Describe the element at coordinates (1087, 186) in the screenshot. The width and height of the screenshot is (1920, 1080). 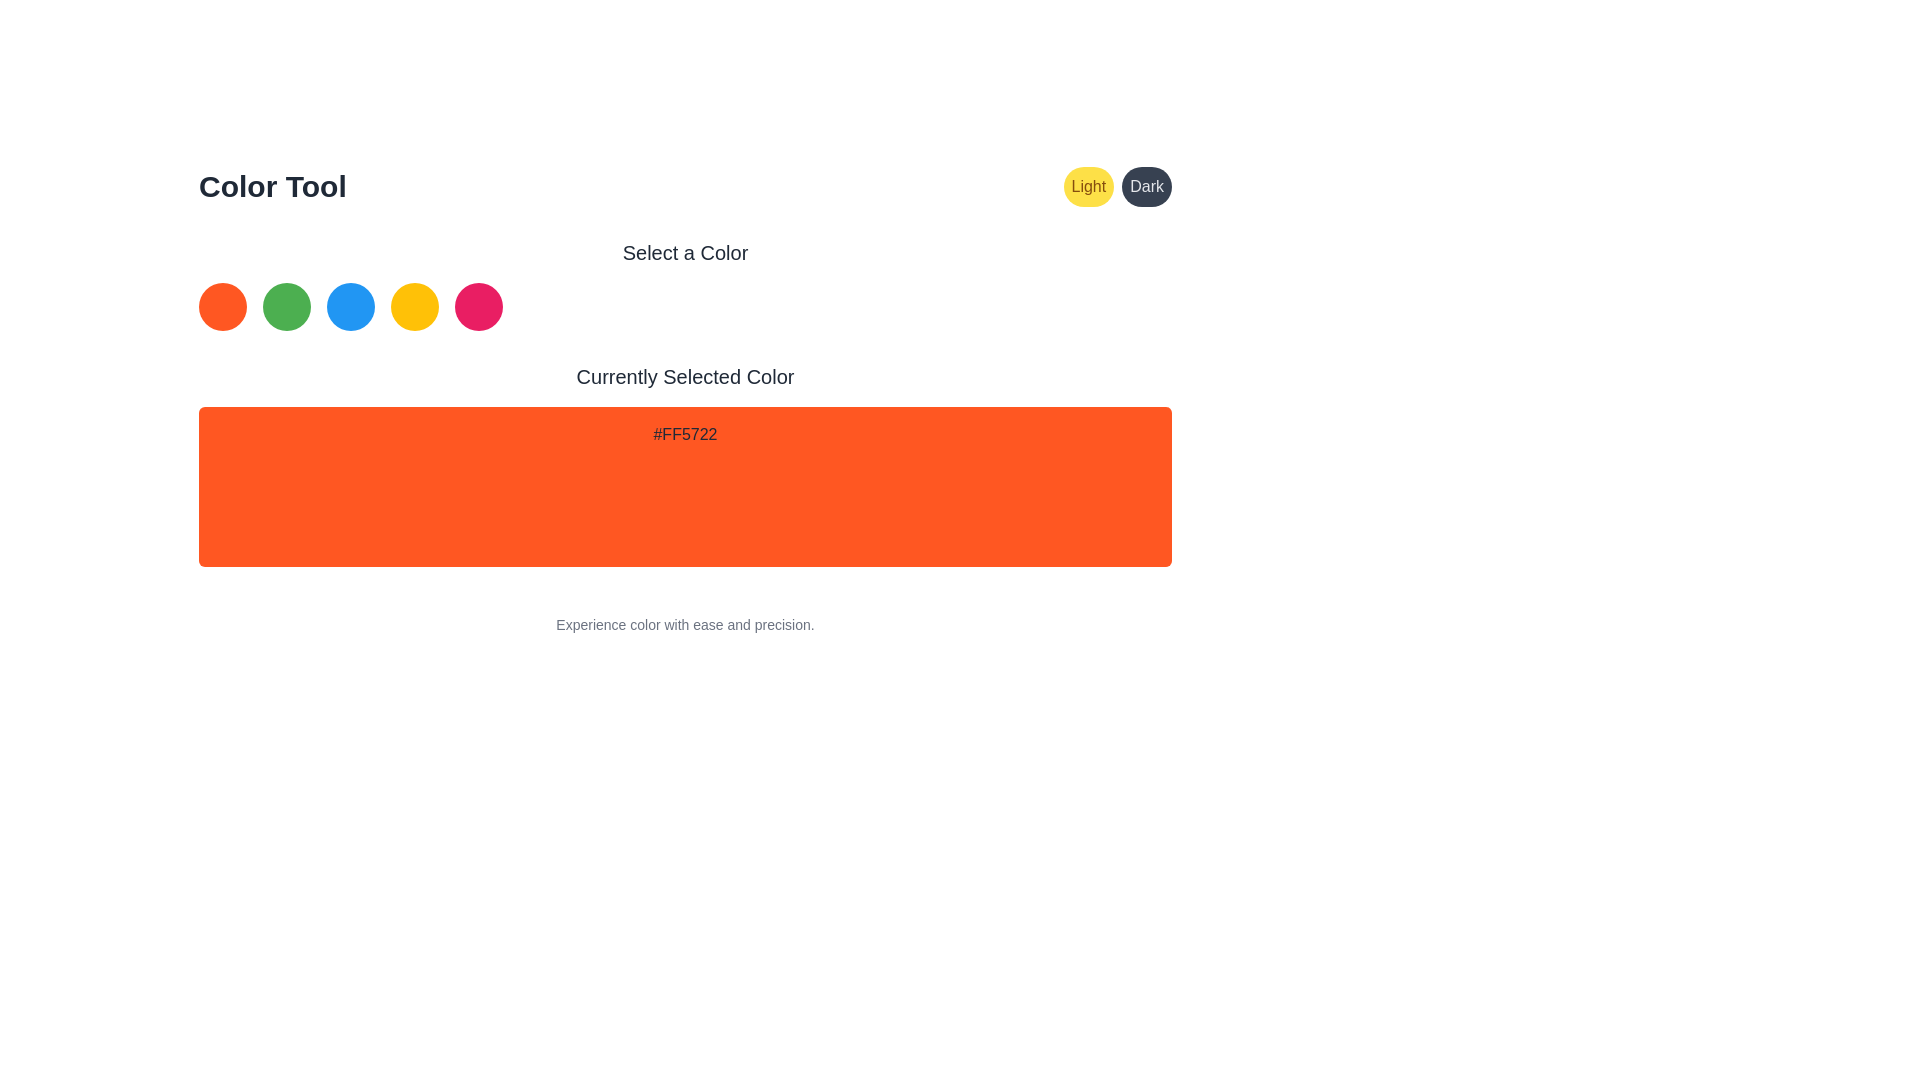
I see `the rounded yellow button with brown text that reads 'Light'` at that location.